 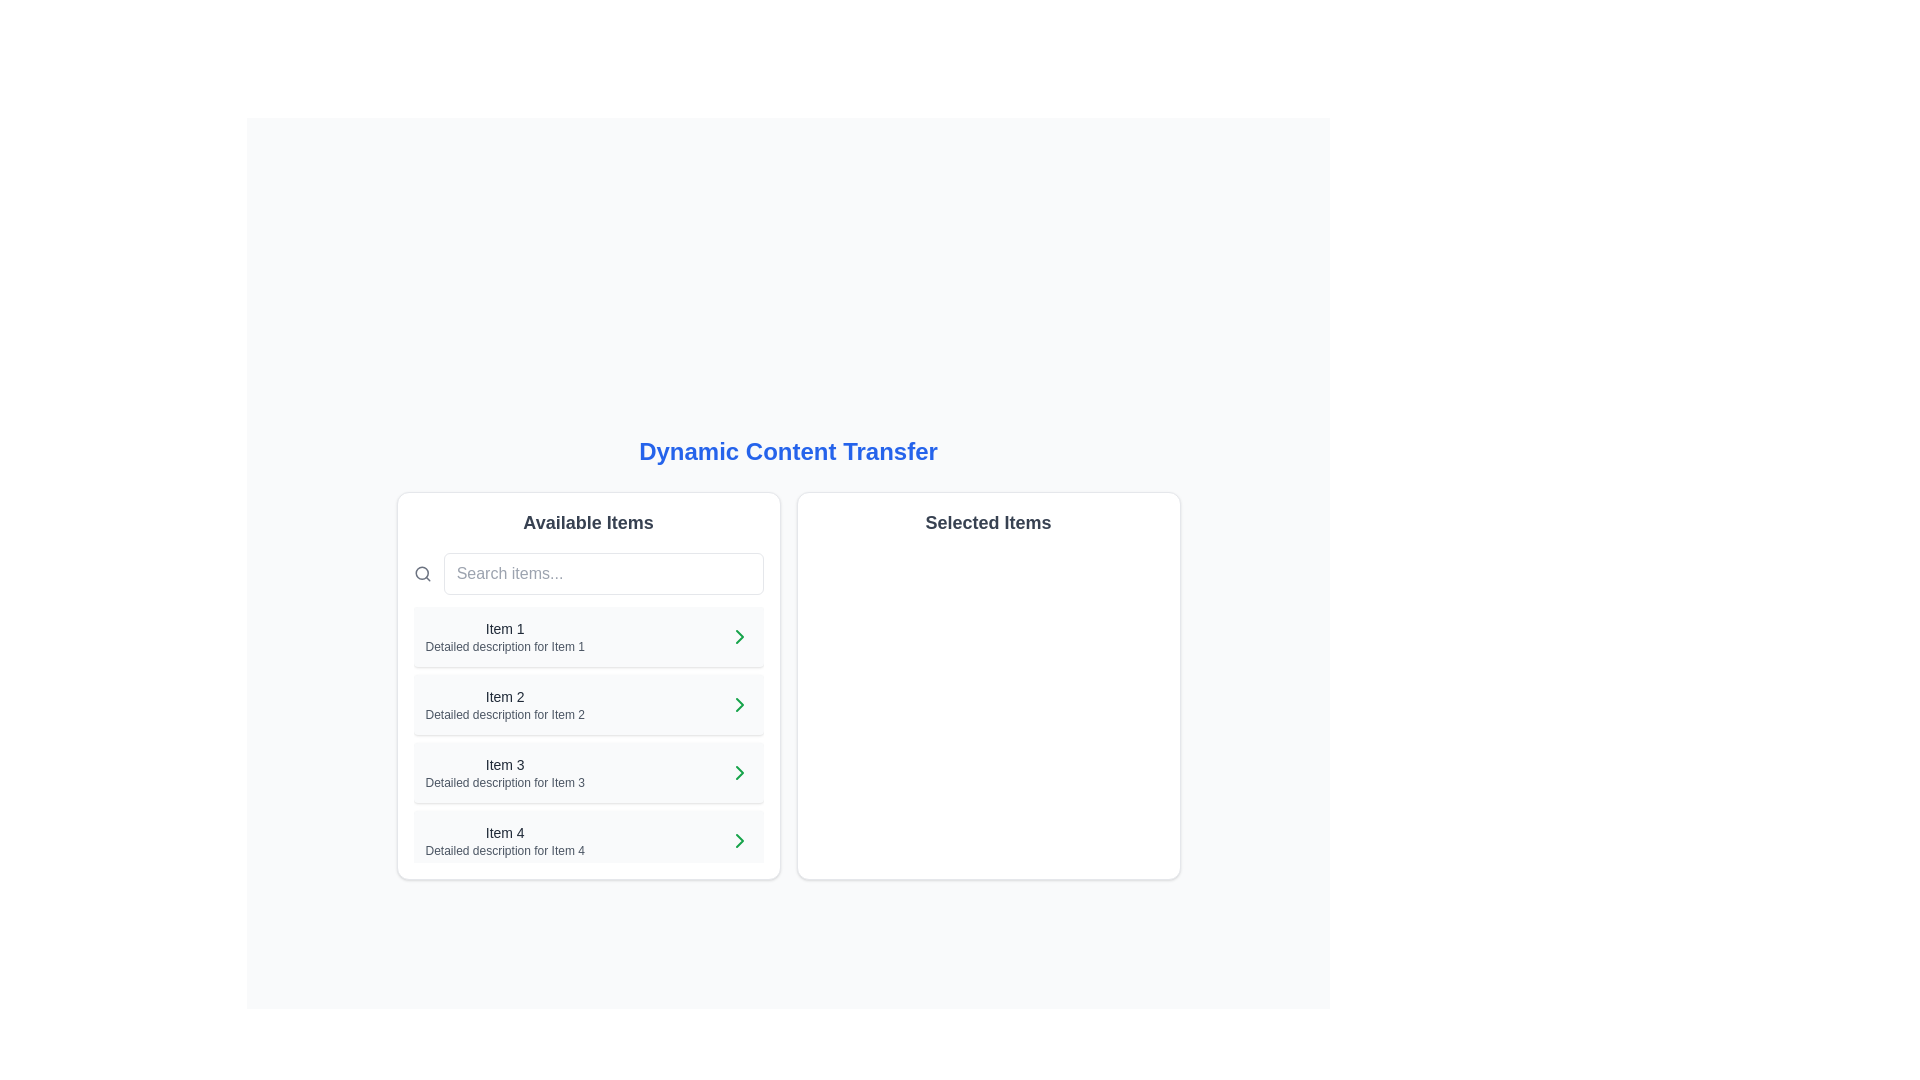 I want to click on the first list item titled 'Item 1', so click(x=504, y=636).